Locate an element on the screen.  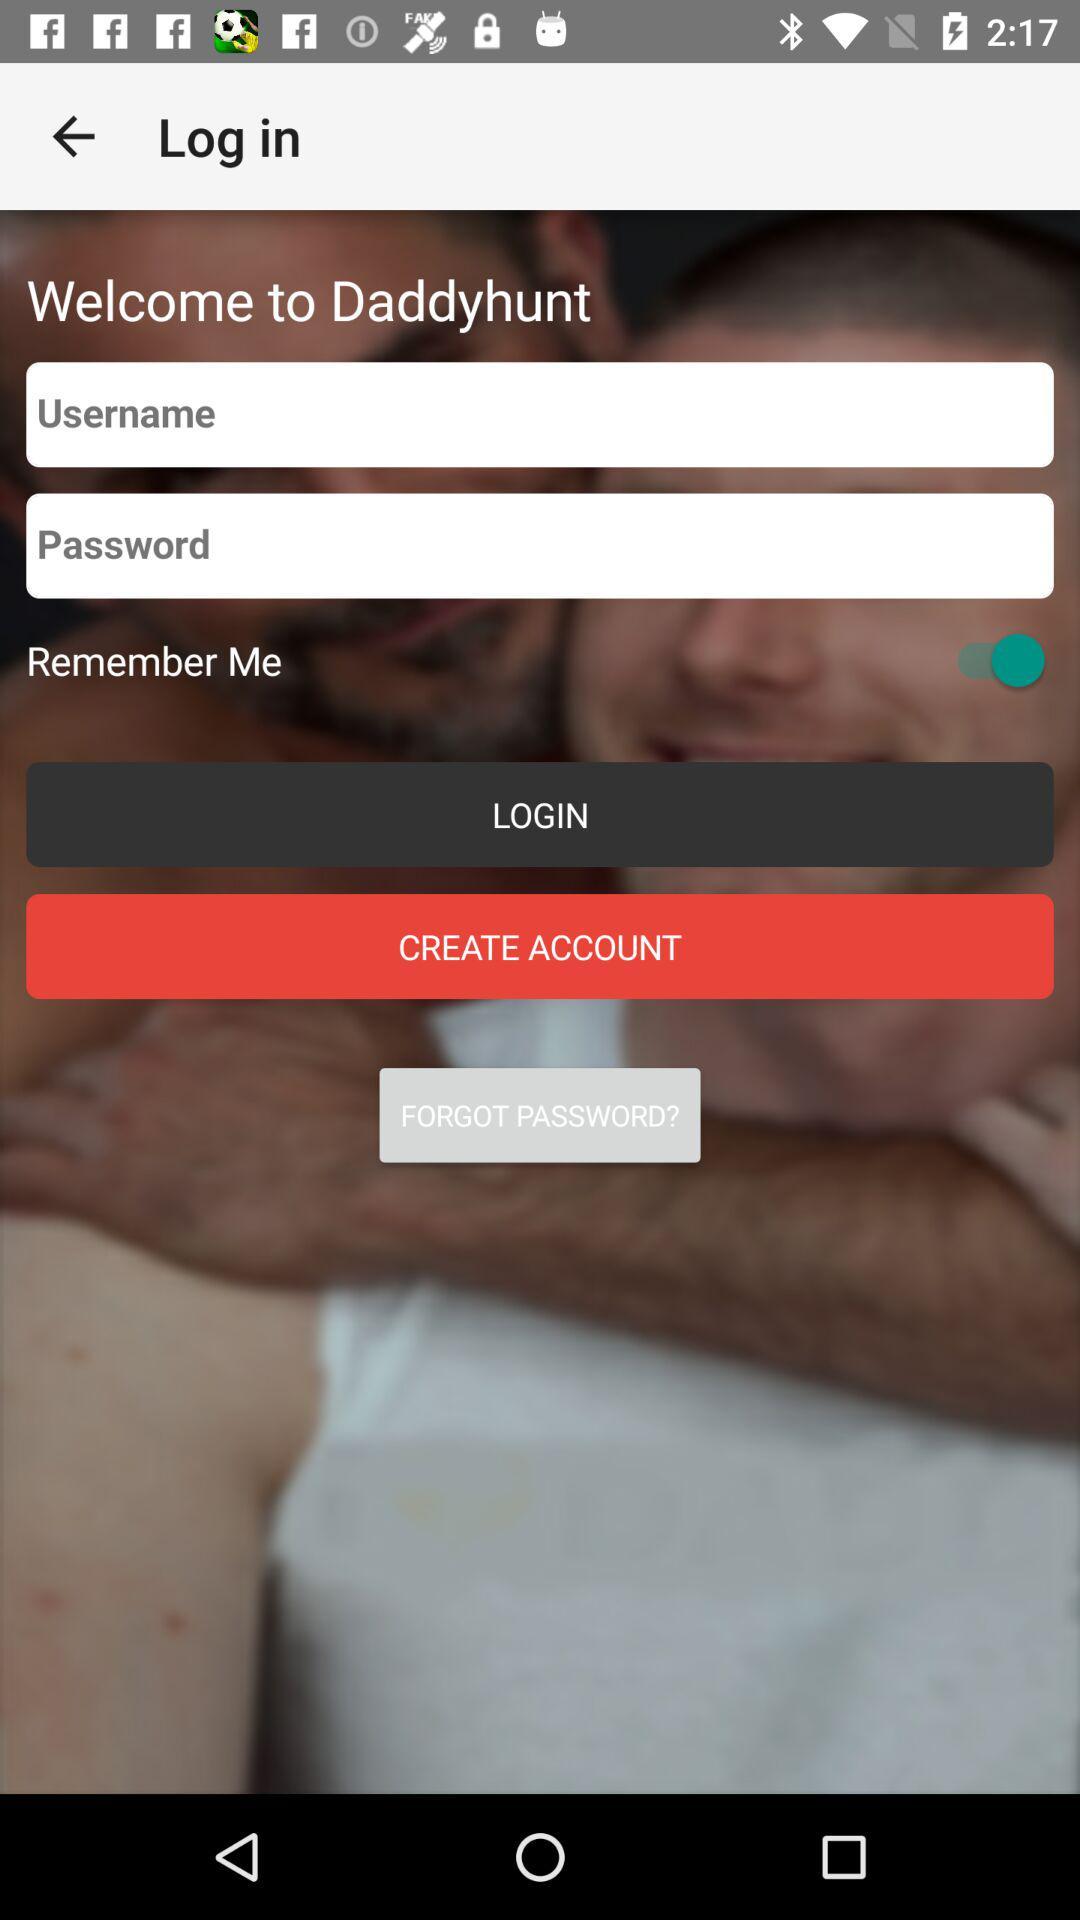
item to the left of the log in app is located at coordinates (72, 135).